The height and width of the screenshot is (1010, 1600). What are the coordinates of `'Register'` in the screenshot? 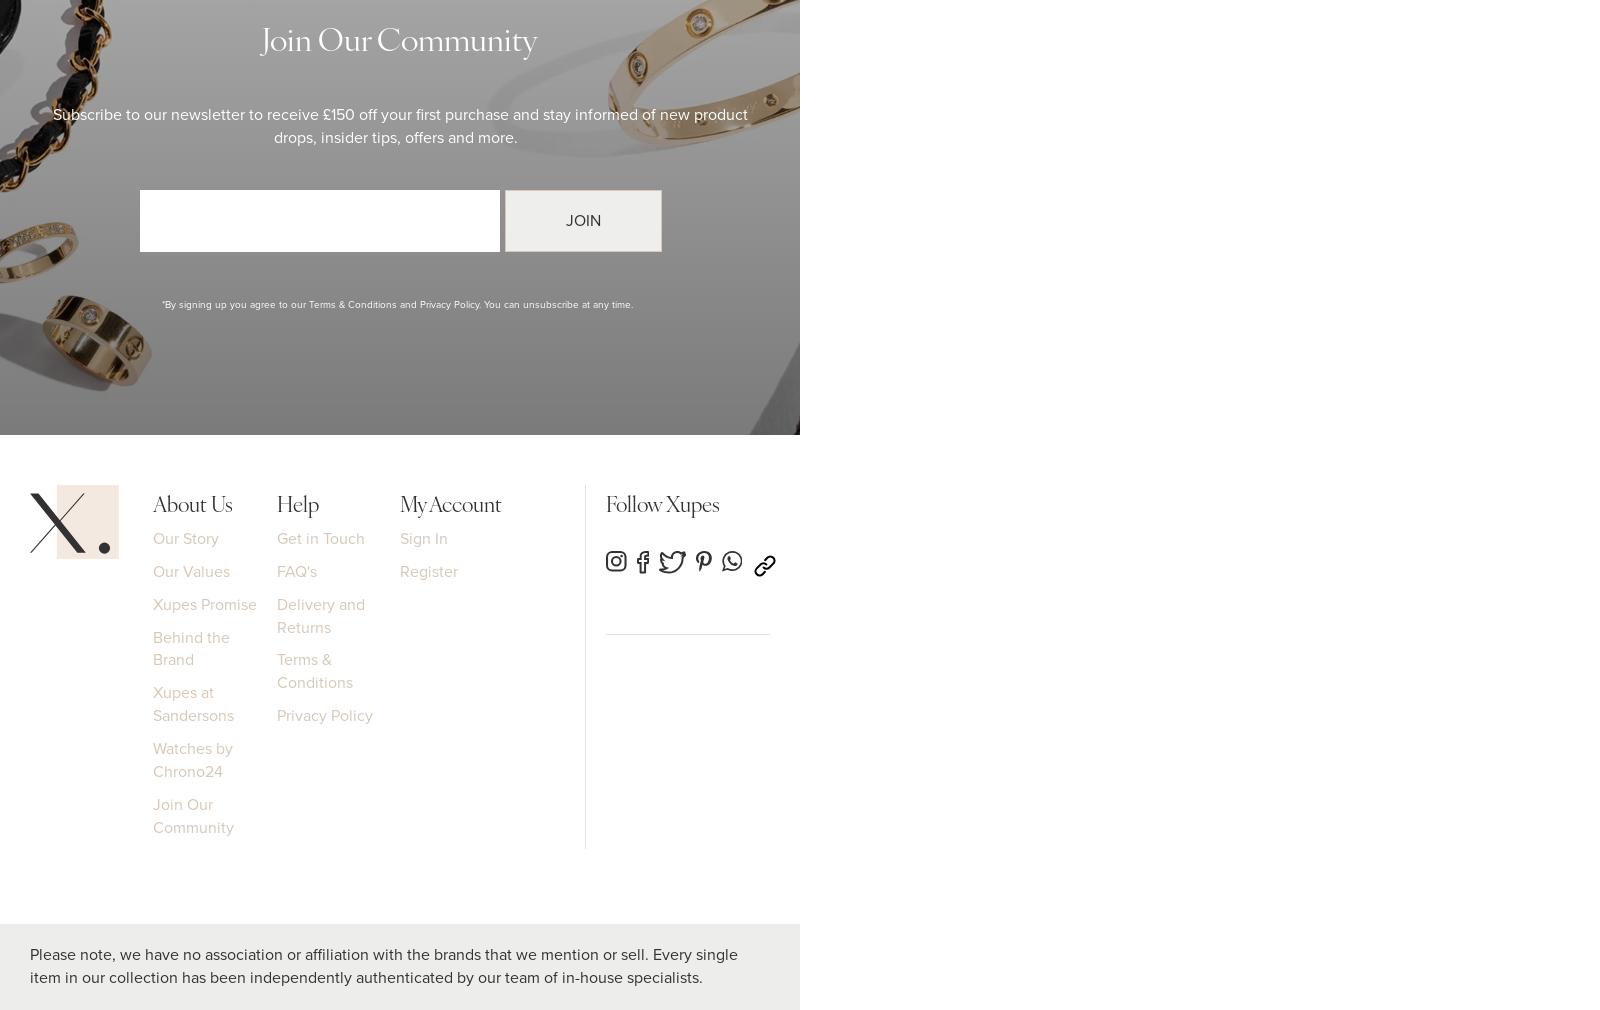 It's located at (427, 569).